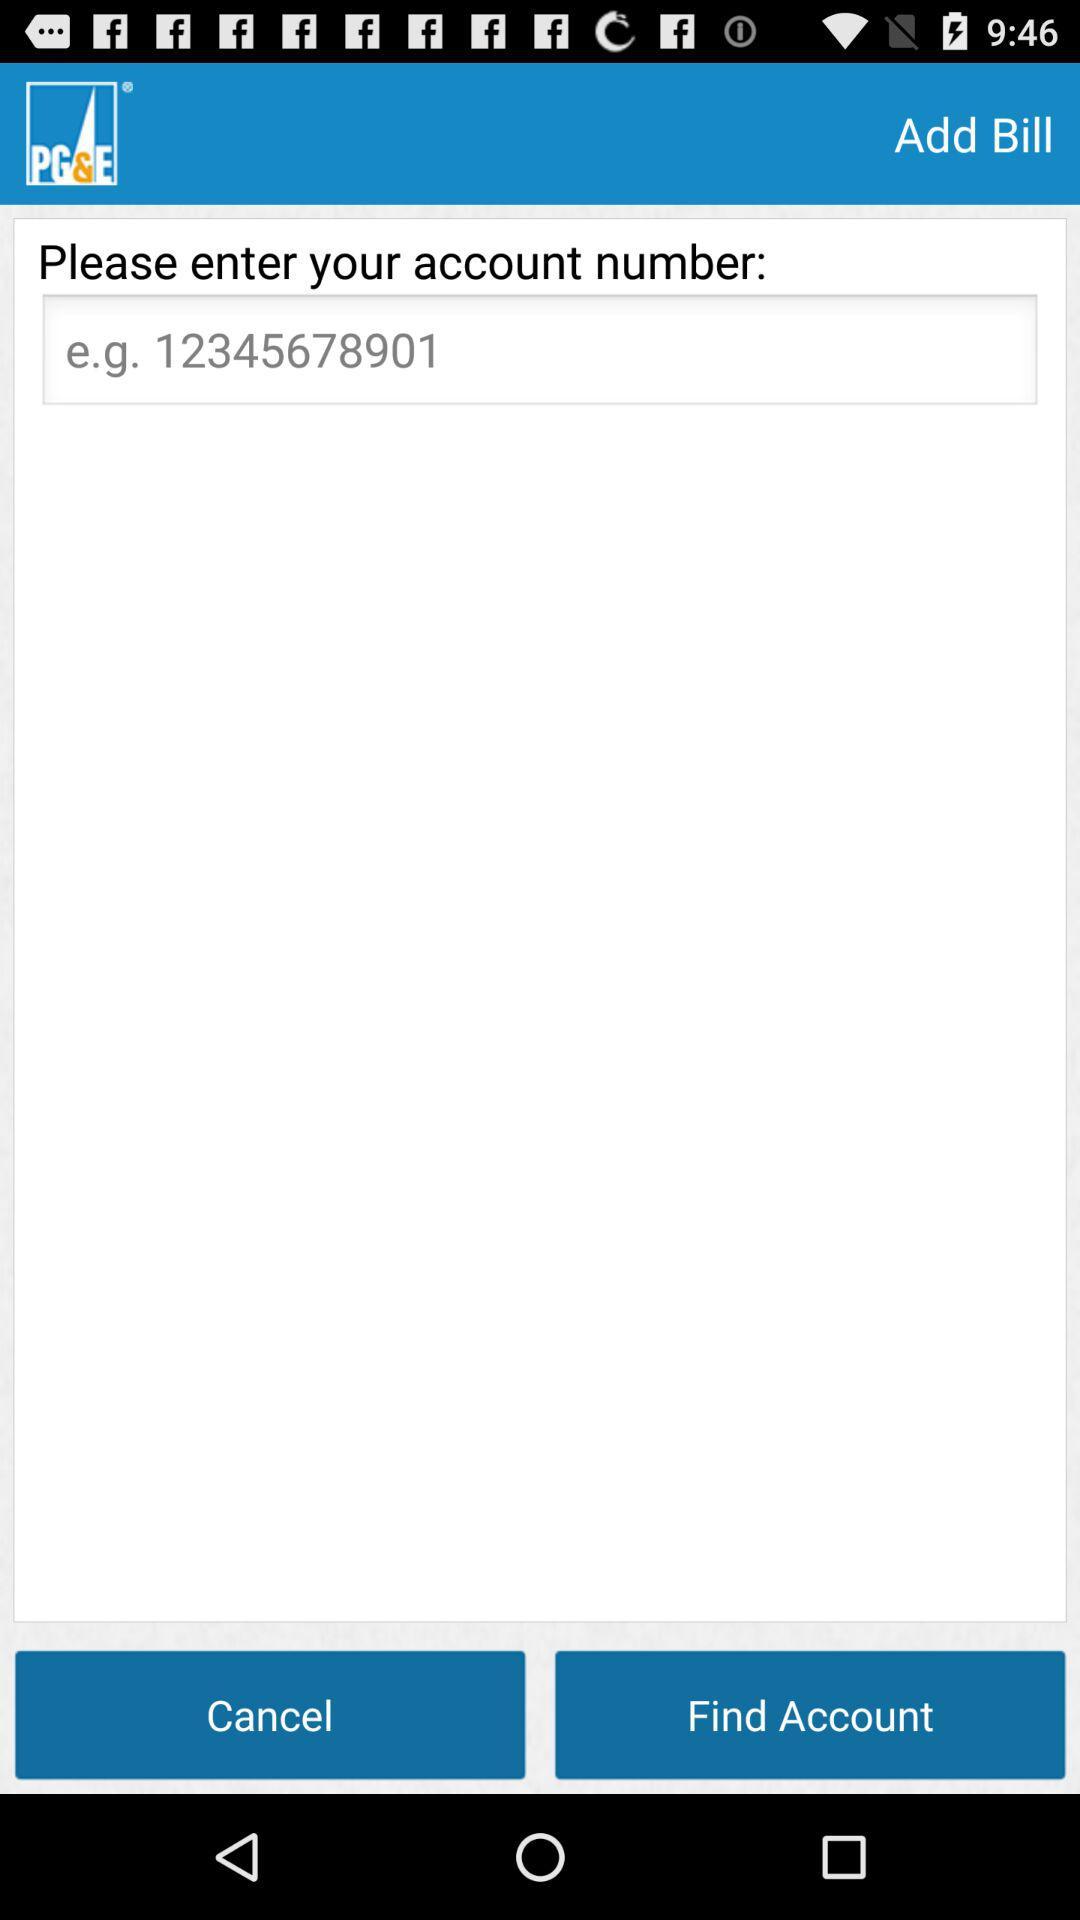 Image resolution: width=1080 pixels, height=1920 pixels. I want to click on the button next to cancel button, so click(810, 1713).